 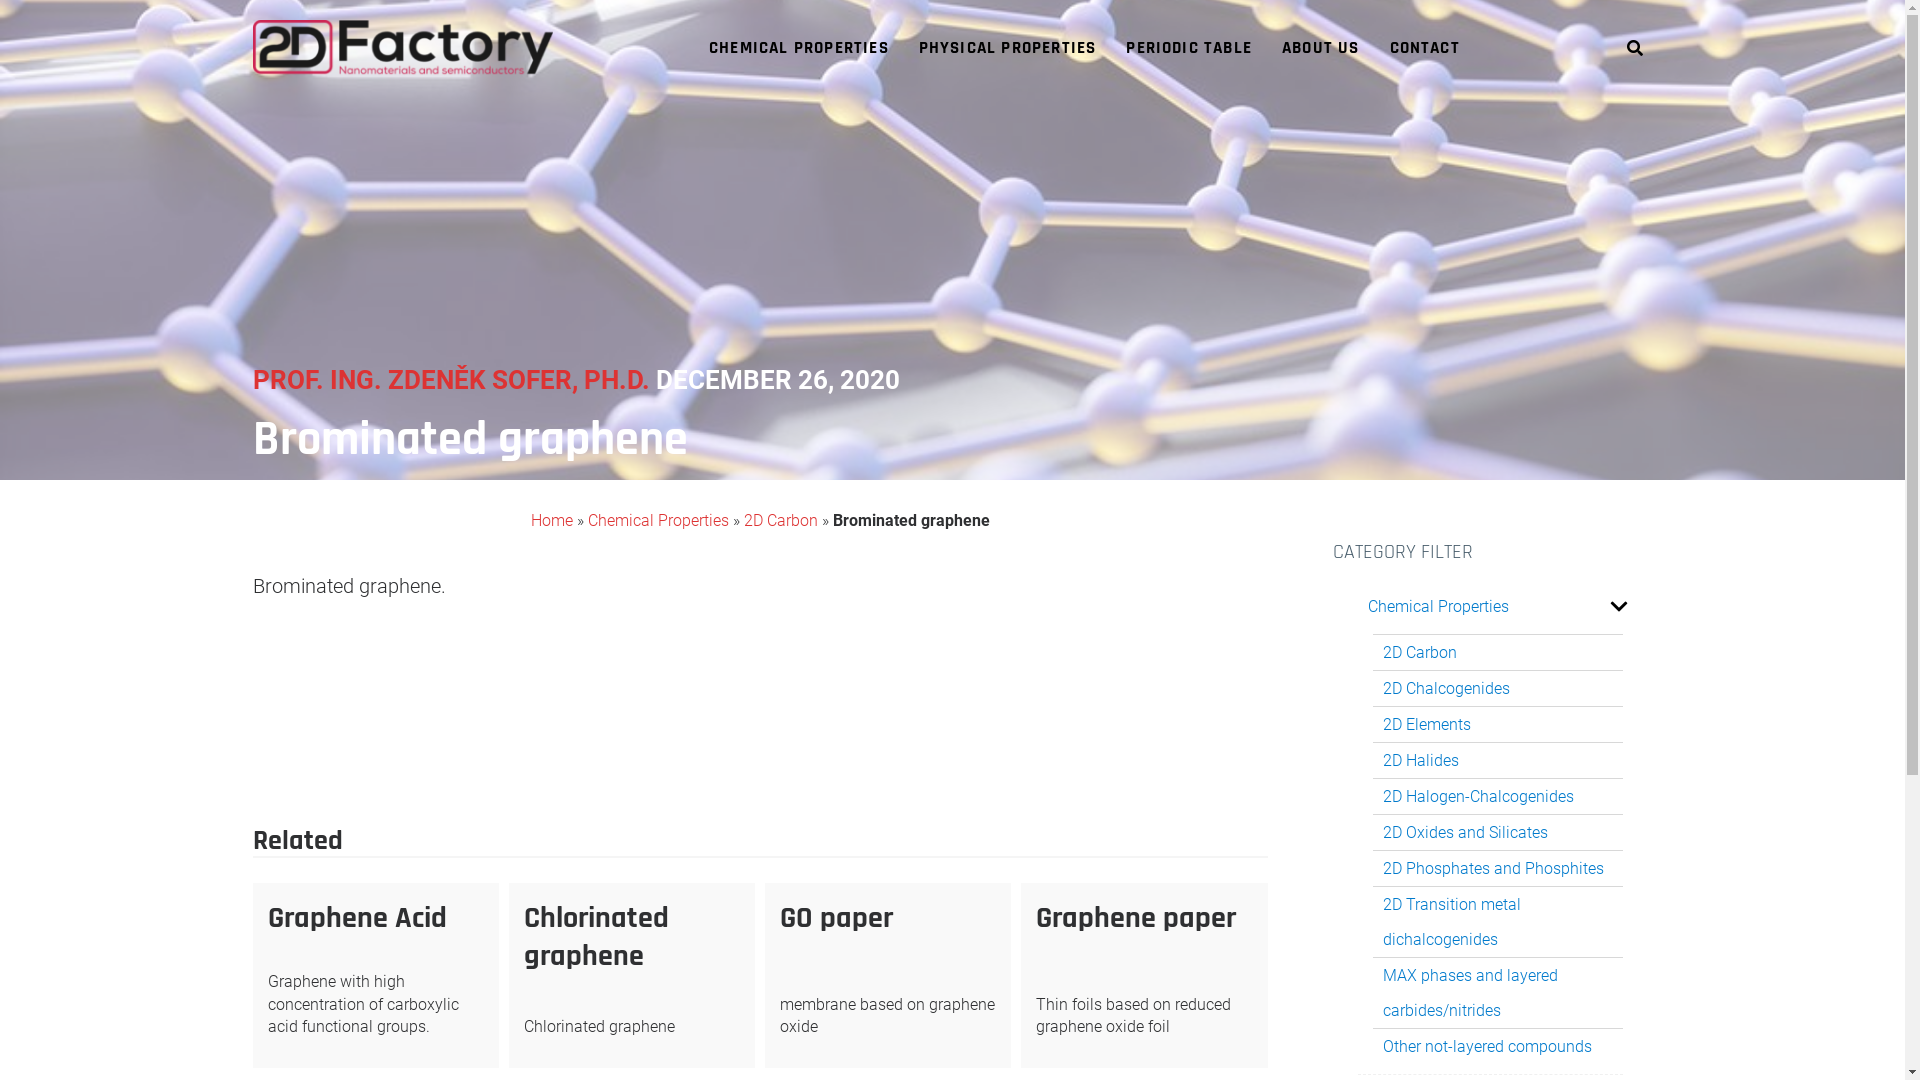 What do you see at coordinates (1194, 766) in the screenshot?
I see `'Graphene Acid'` at bounding box center [1194, 766].